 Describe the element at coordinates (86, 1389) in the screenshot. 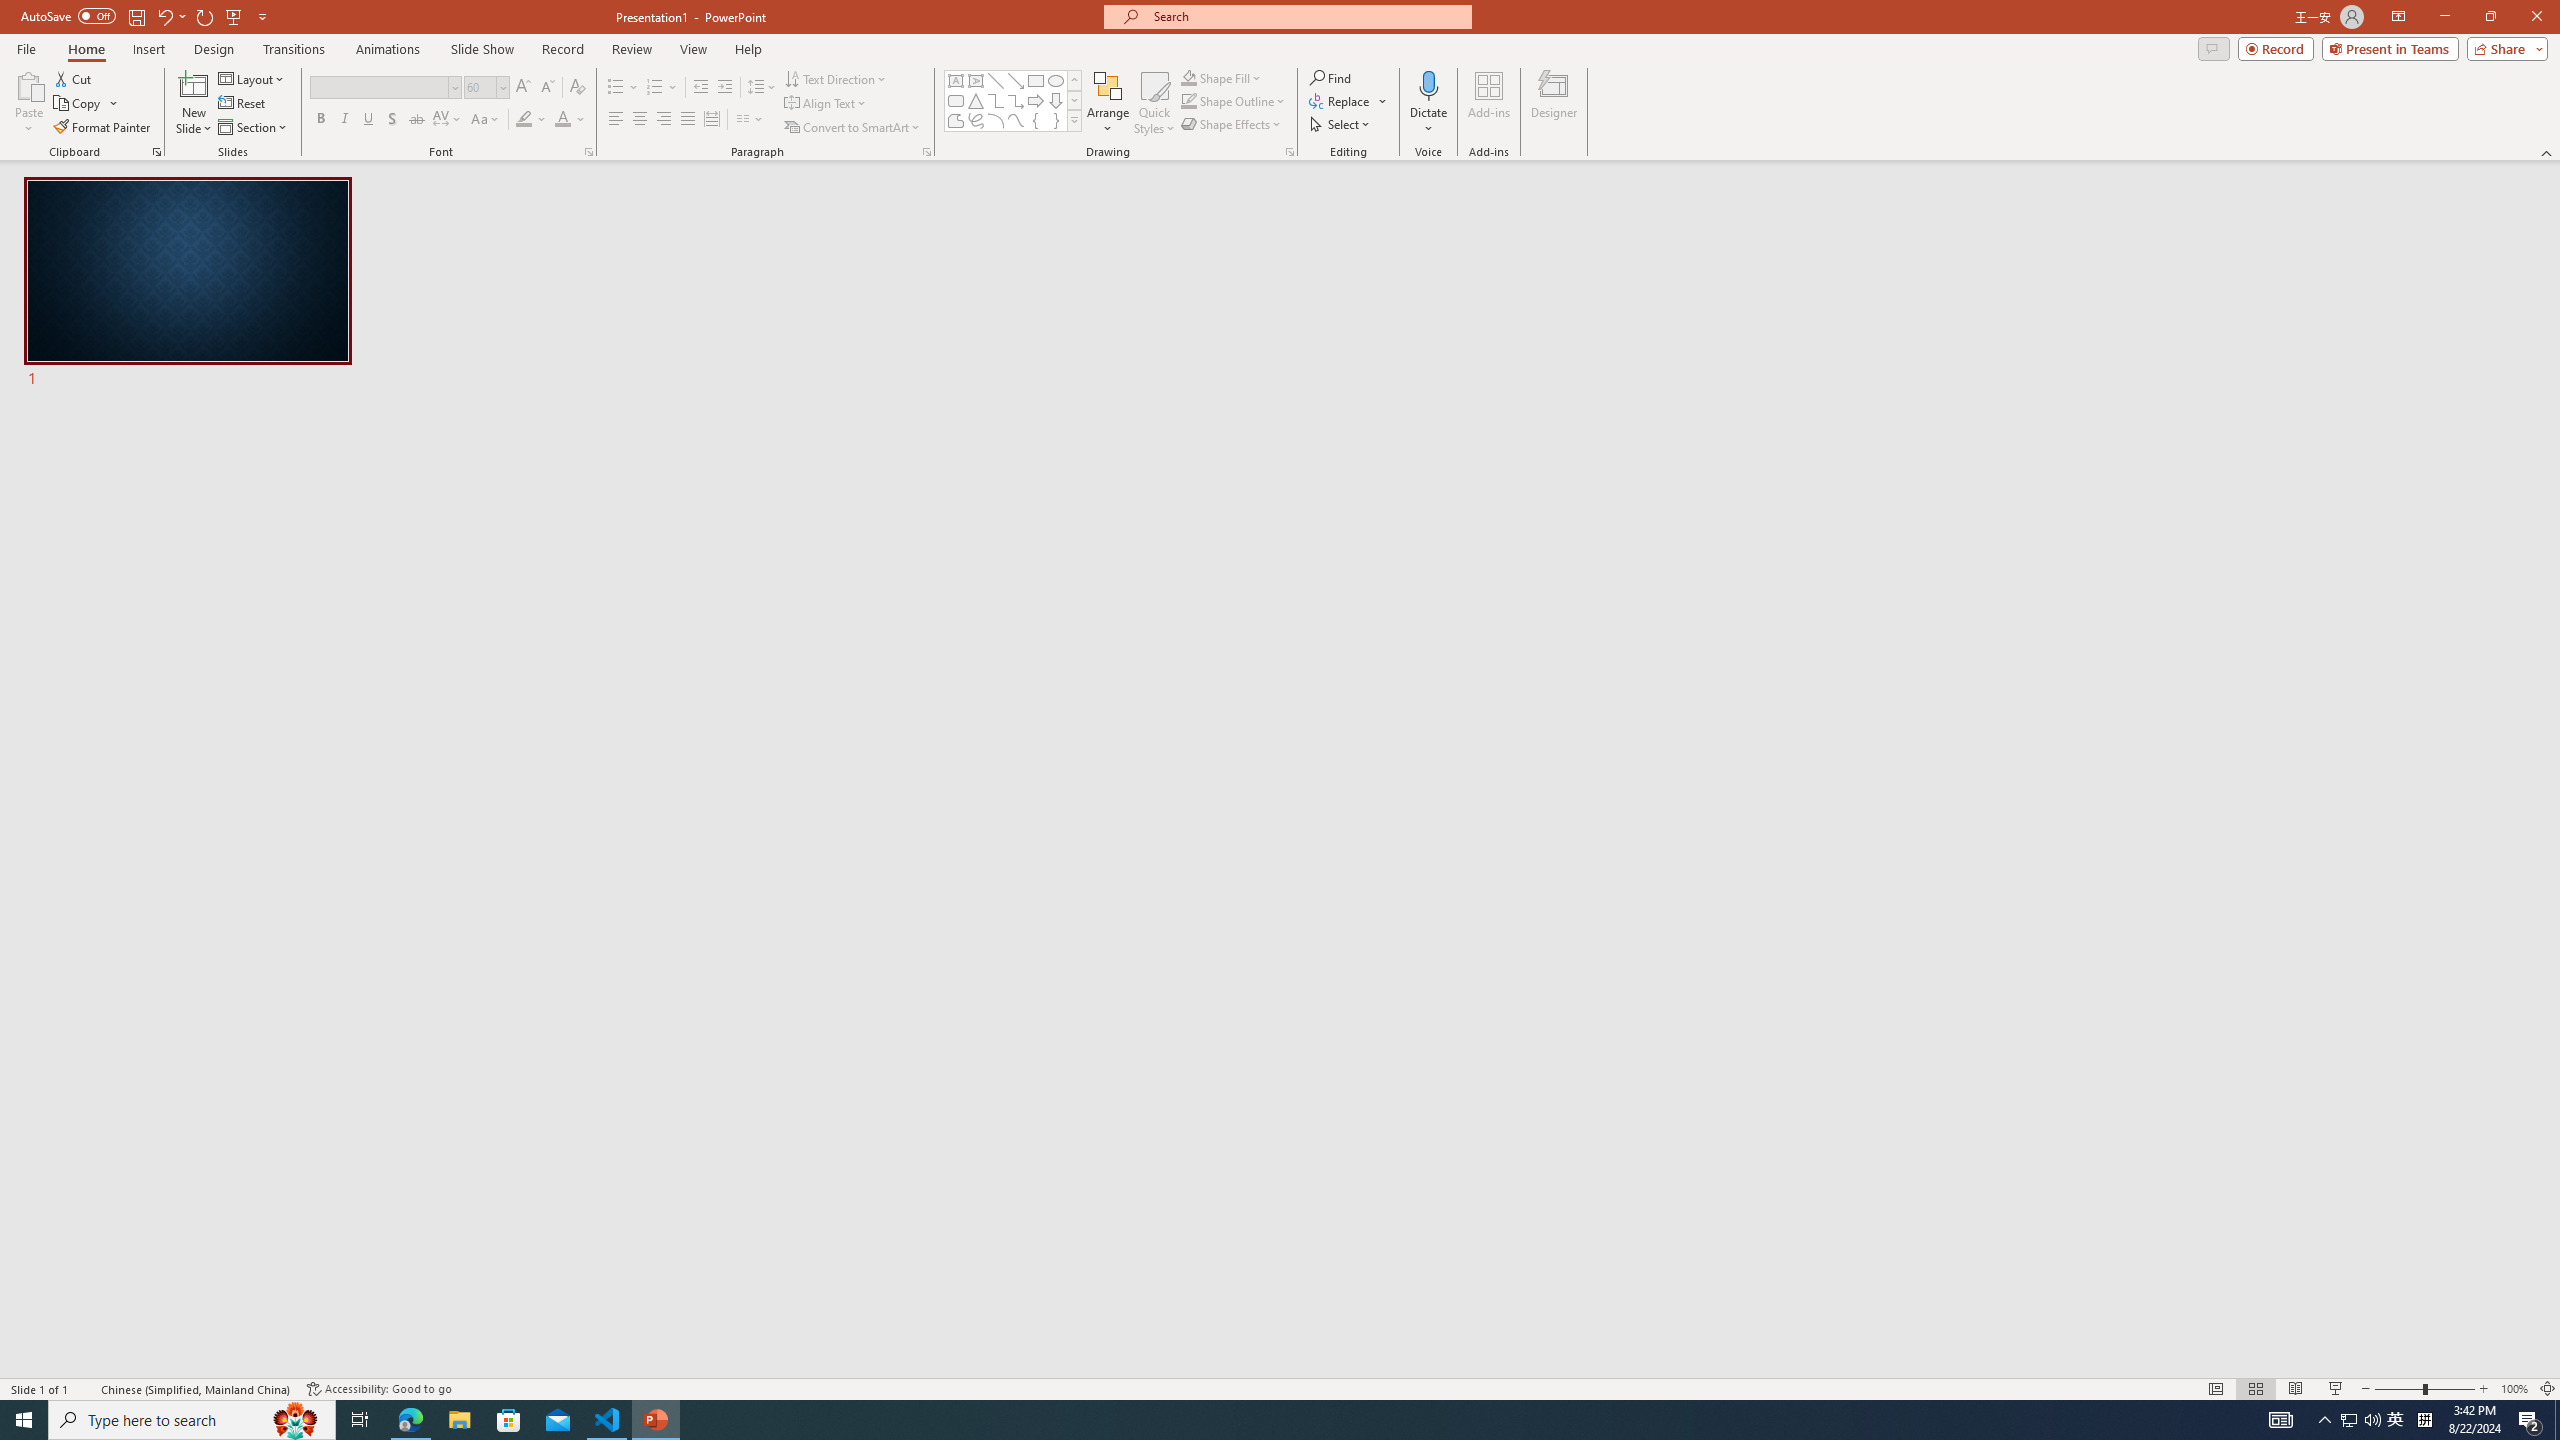

I see `'Spell Check '` at that location.